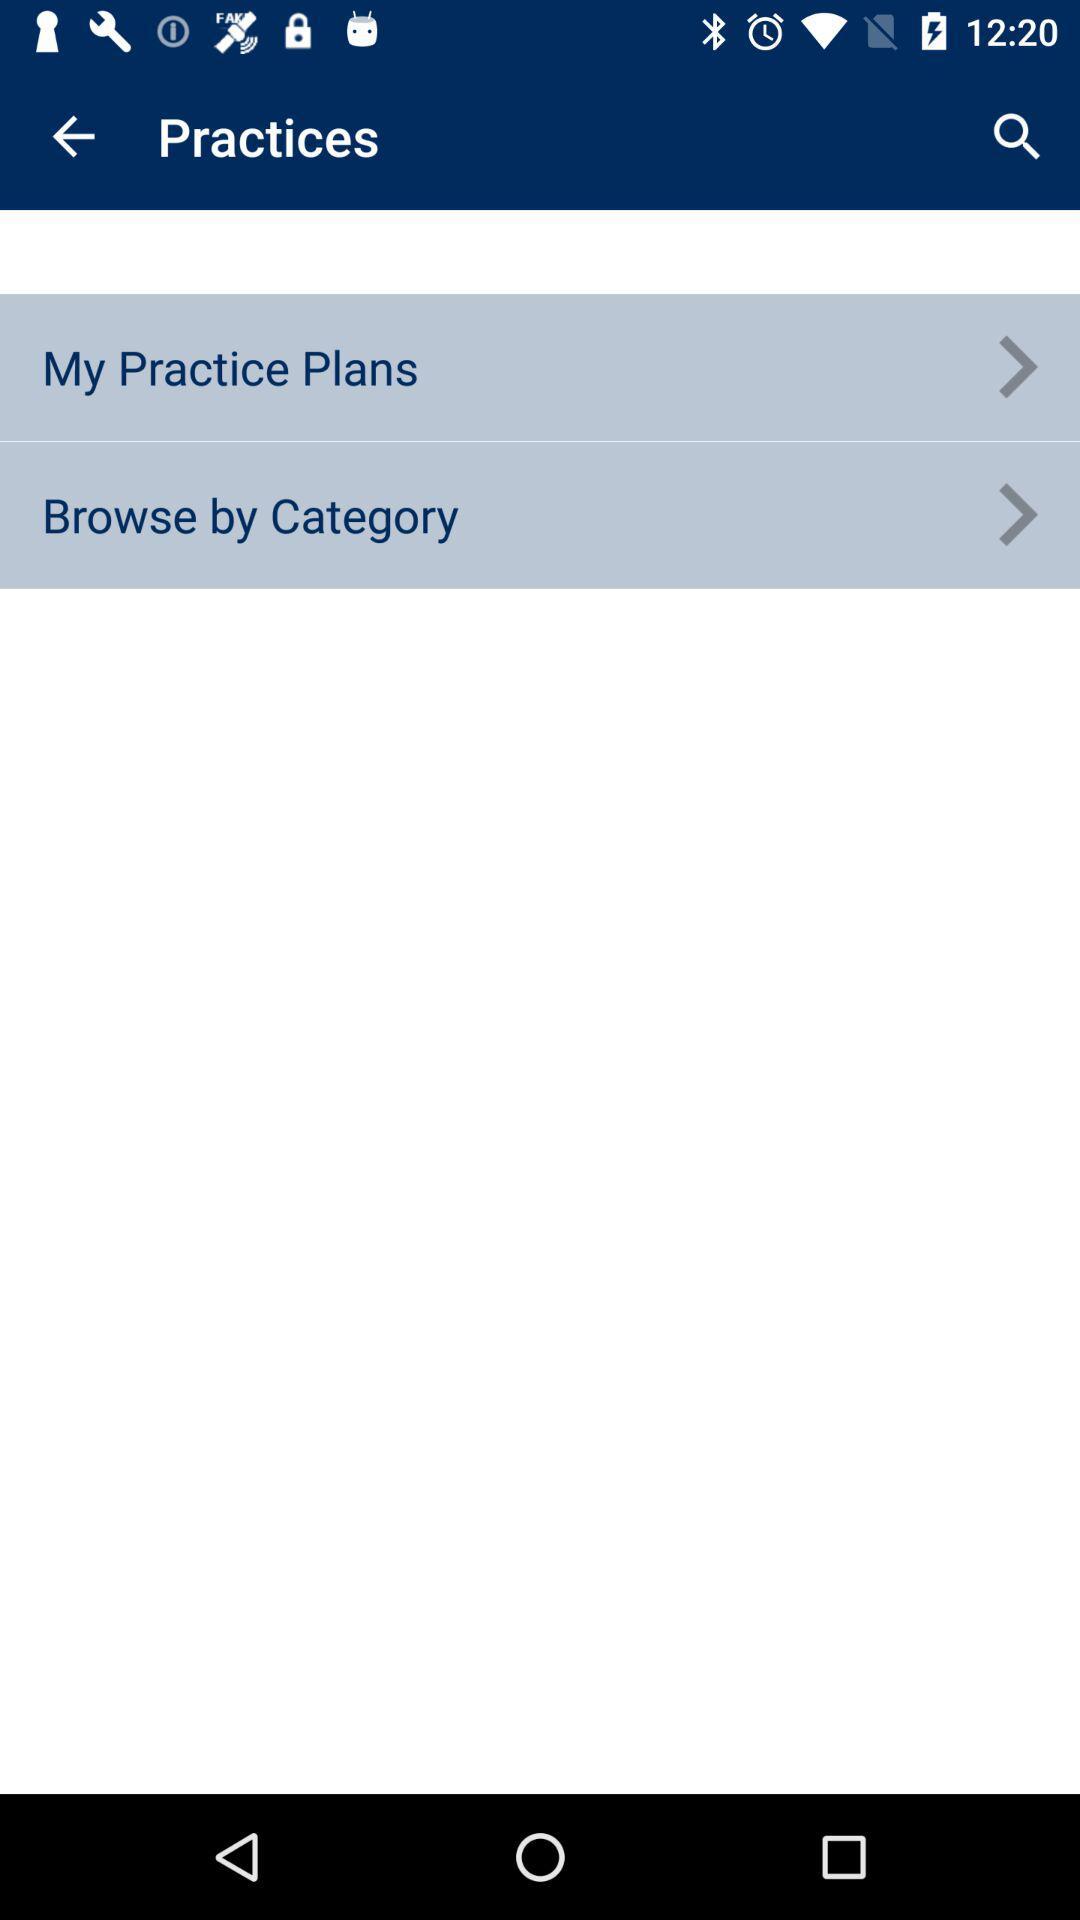 The image size is (1080, 1920). Describe the element at coordinates (1017, 367) in the screenshot. I see `the icon to the right of my practice plans icon` at that location.